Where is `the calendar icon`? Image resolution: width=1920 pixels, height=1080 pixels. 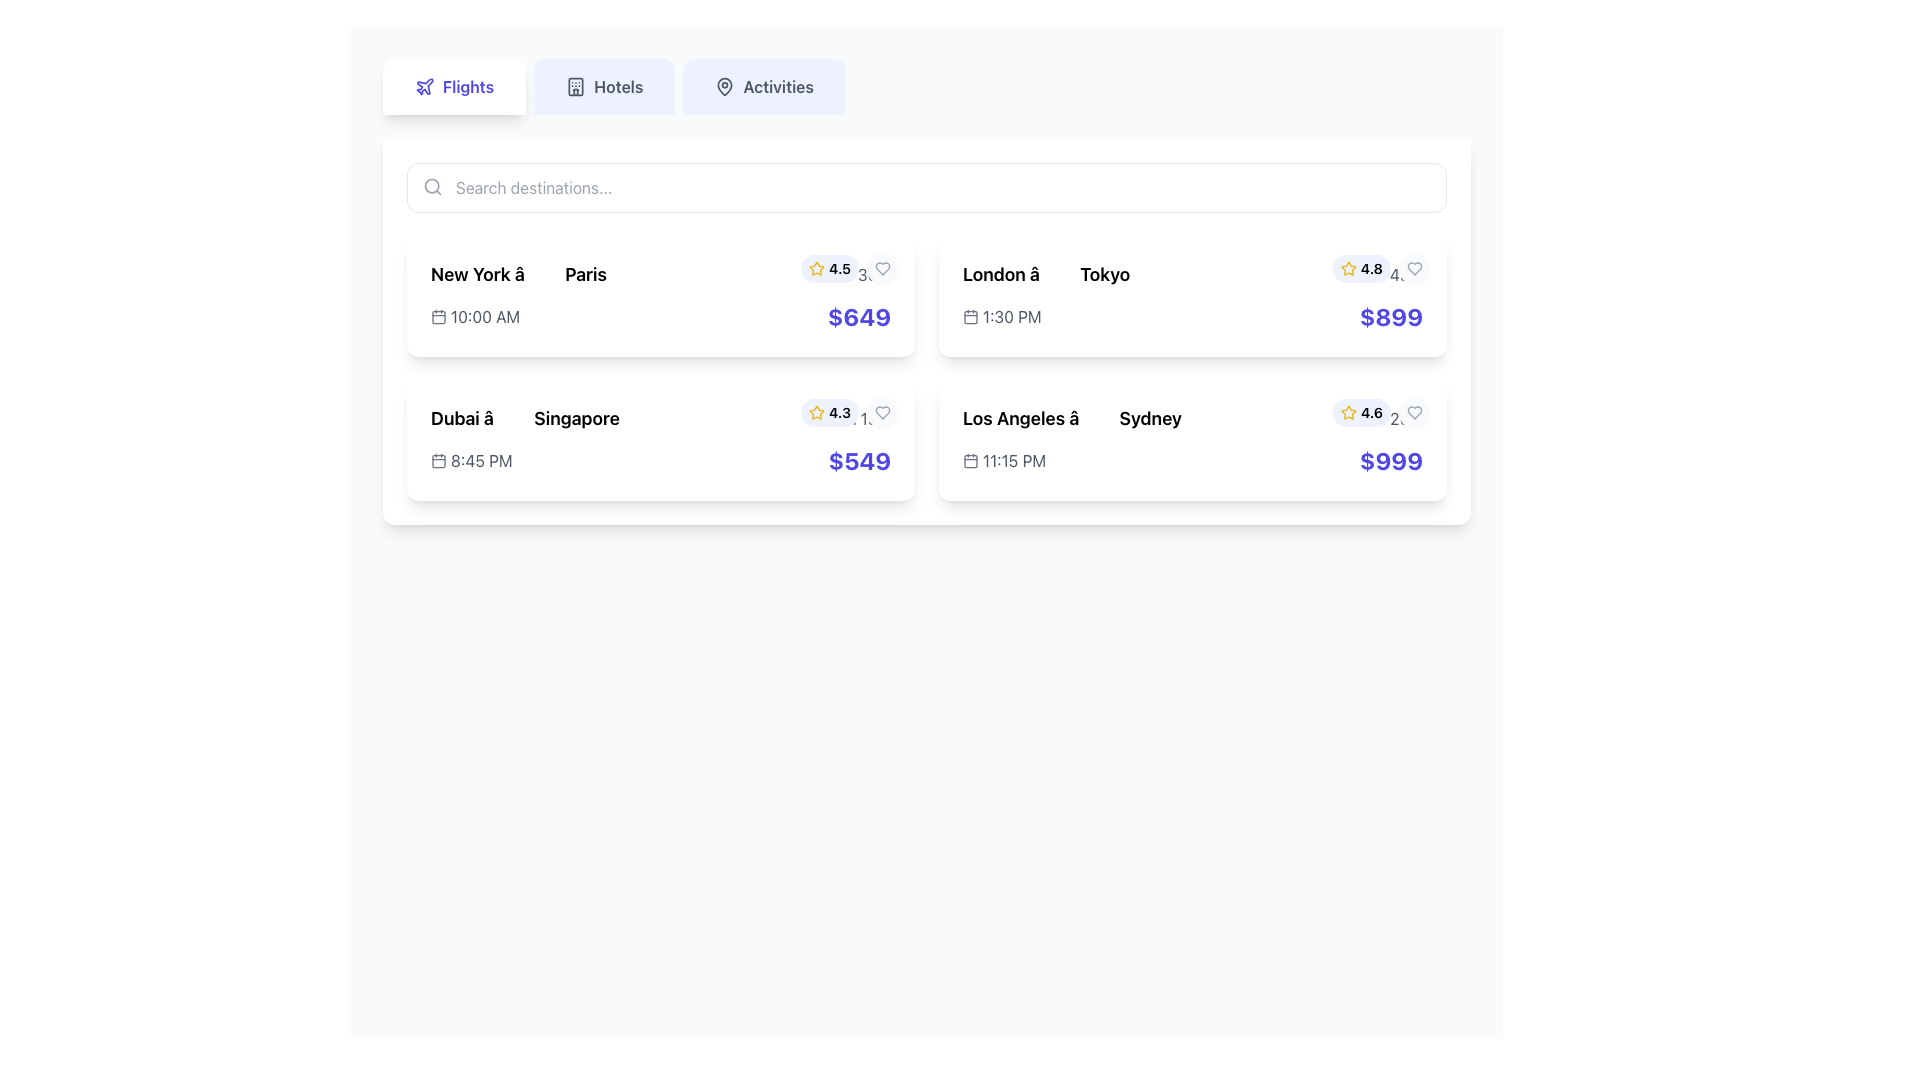
the calendar icon is located at coordinates (970, 315).